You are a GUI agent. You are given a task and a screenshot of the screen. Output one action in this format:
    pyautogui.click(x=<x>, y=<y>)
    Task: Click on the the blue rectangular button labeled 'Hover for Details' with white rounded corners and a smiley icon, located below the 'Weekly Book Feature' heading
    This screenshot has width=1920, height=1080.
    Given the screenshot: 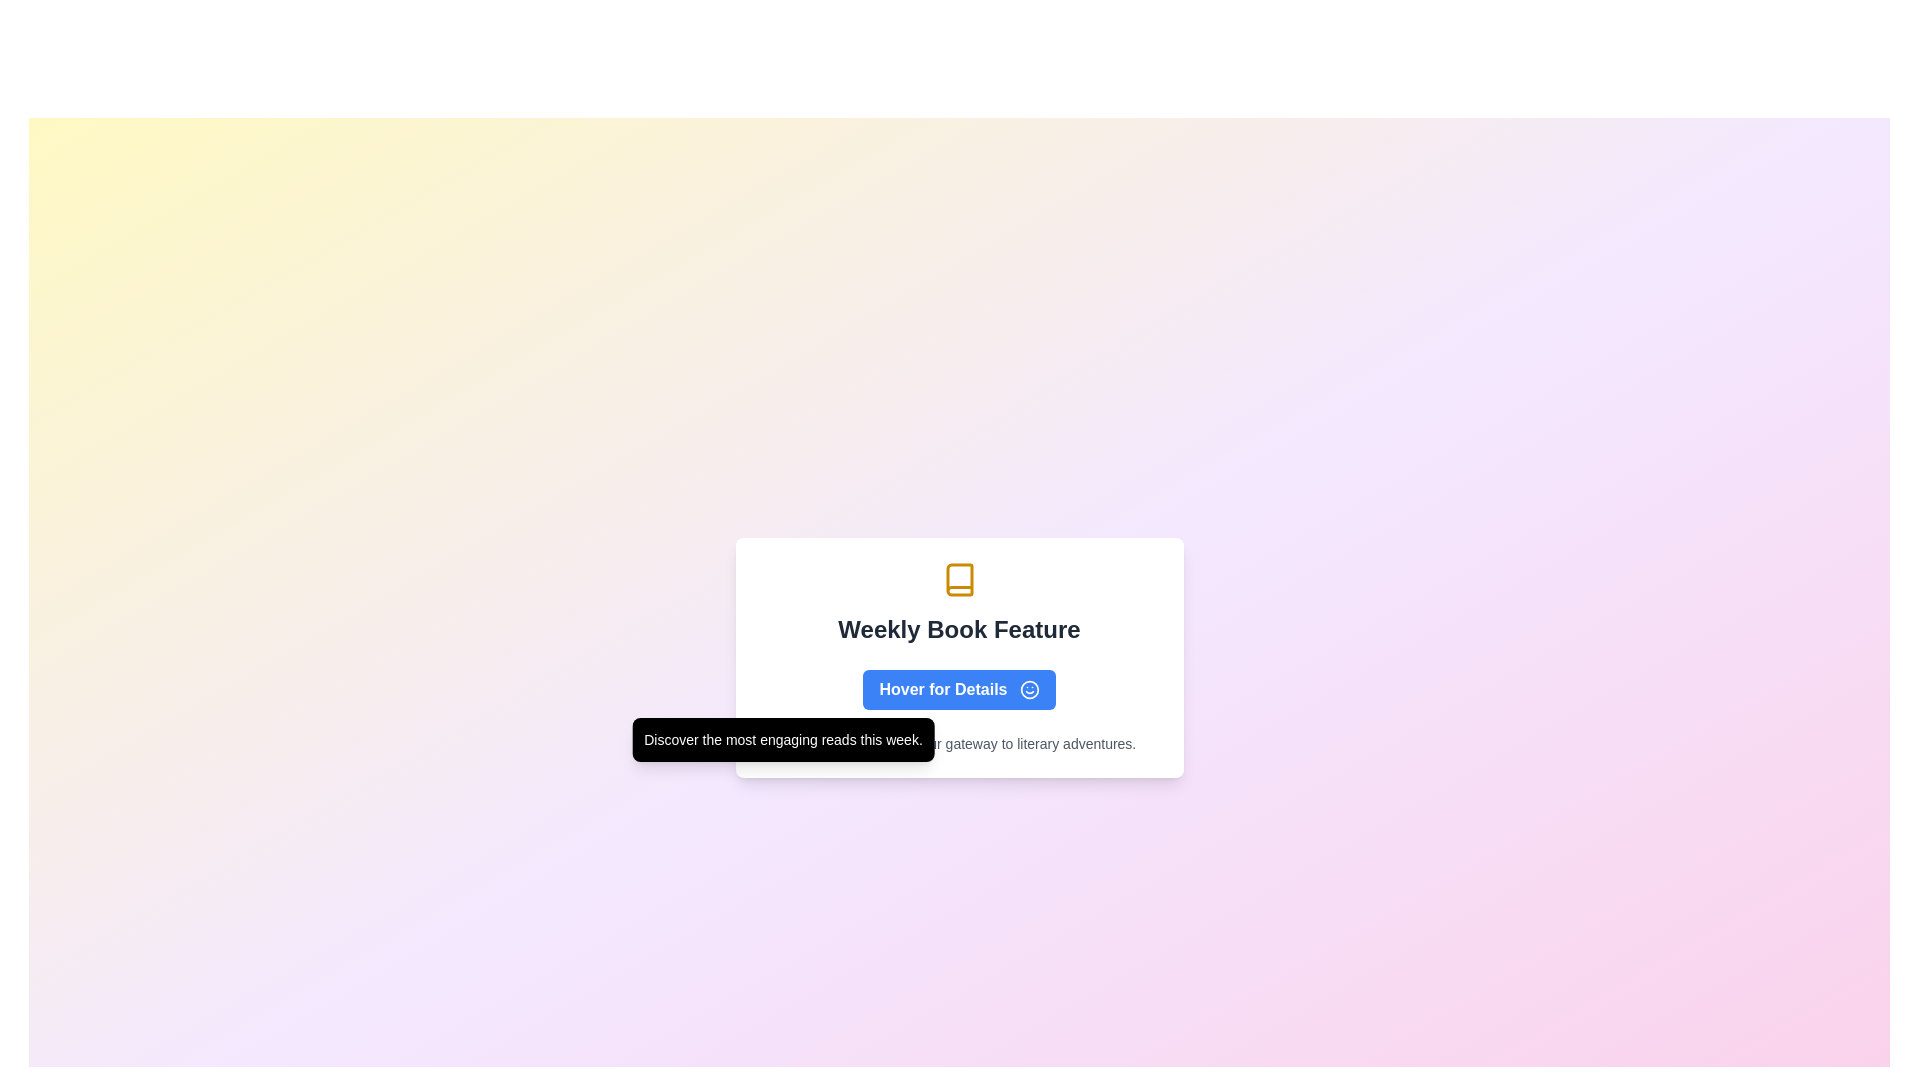 What is the action you would take?
    pyautogui.click(x=958, y=689)
    